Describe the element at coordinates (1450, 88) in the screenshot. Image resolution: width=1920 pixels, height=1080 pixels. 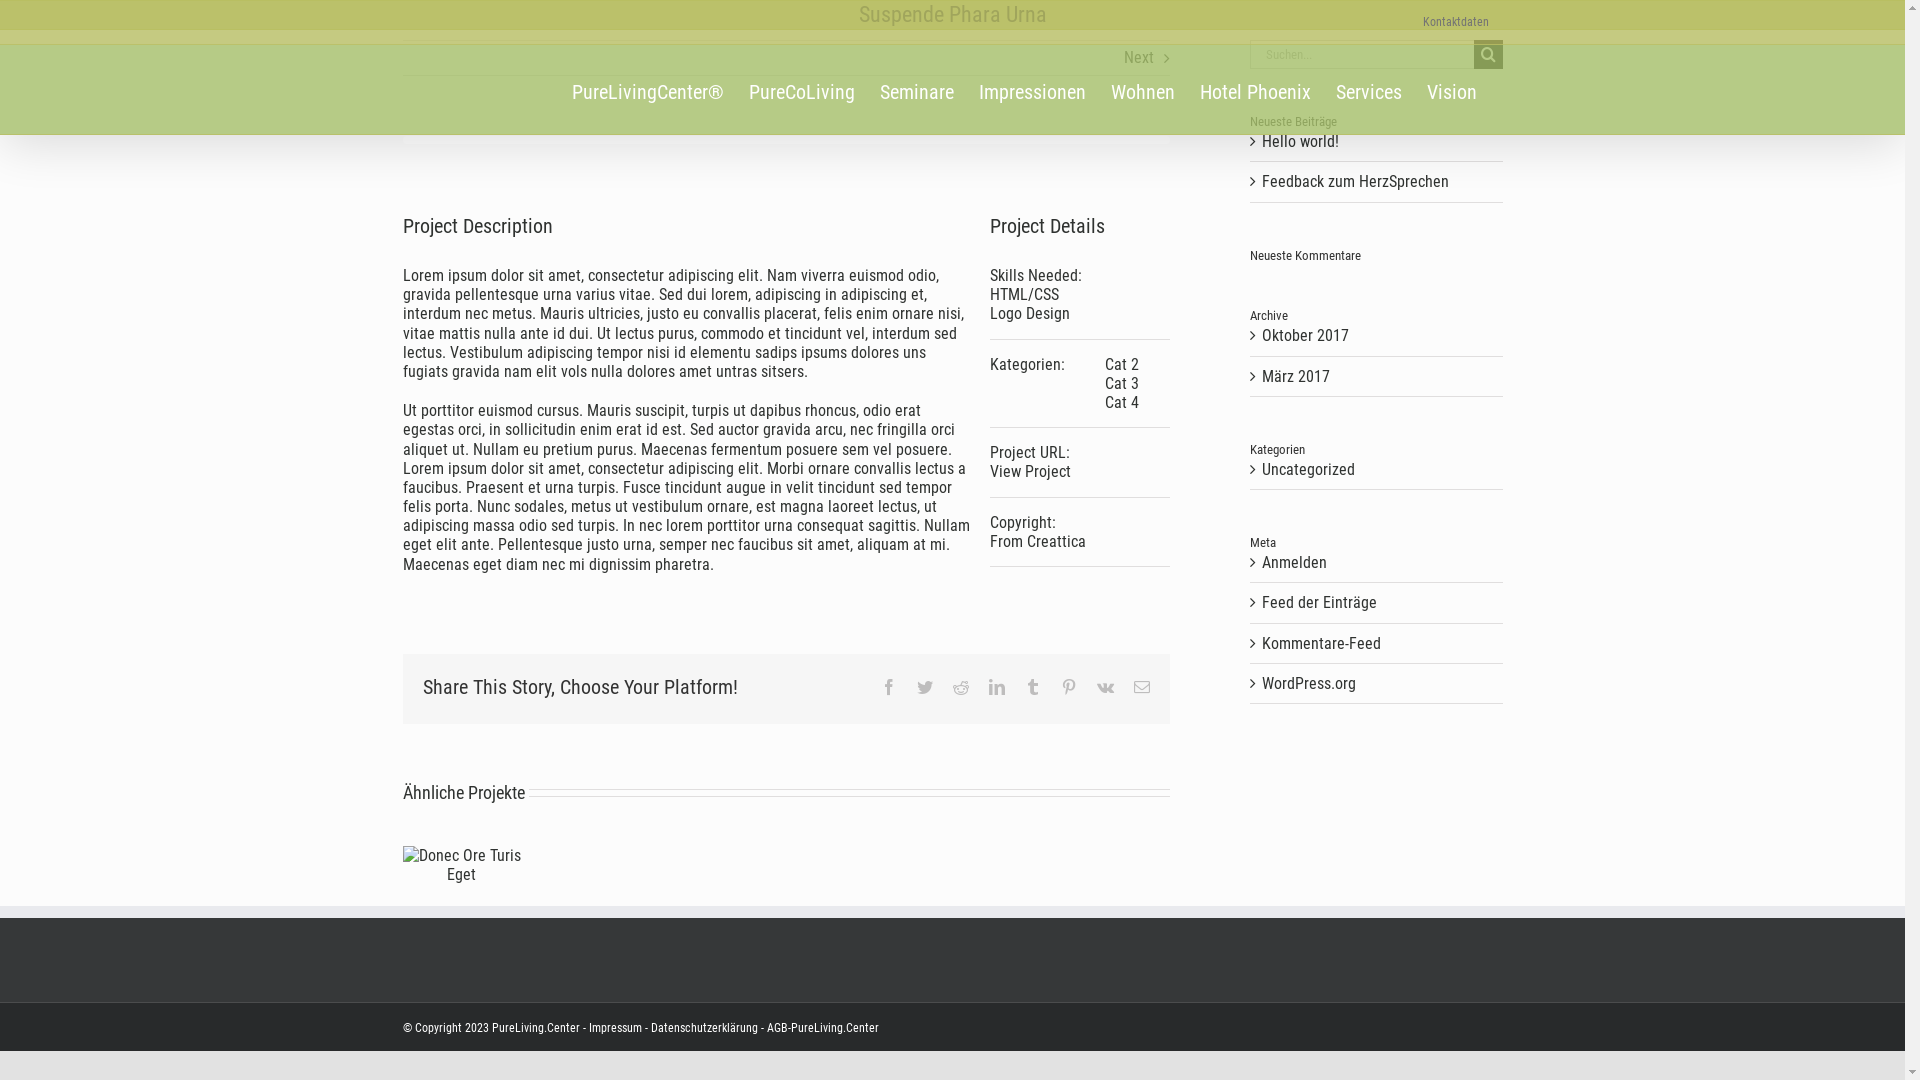
I see `'Vision'` at that location.